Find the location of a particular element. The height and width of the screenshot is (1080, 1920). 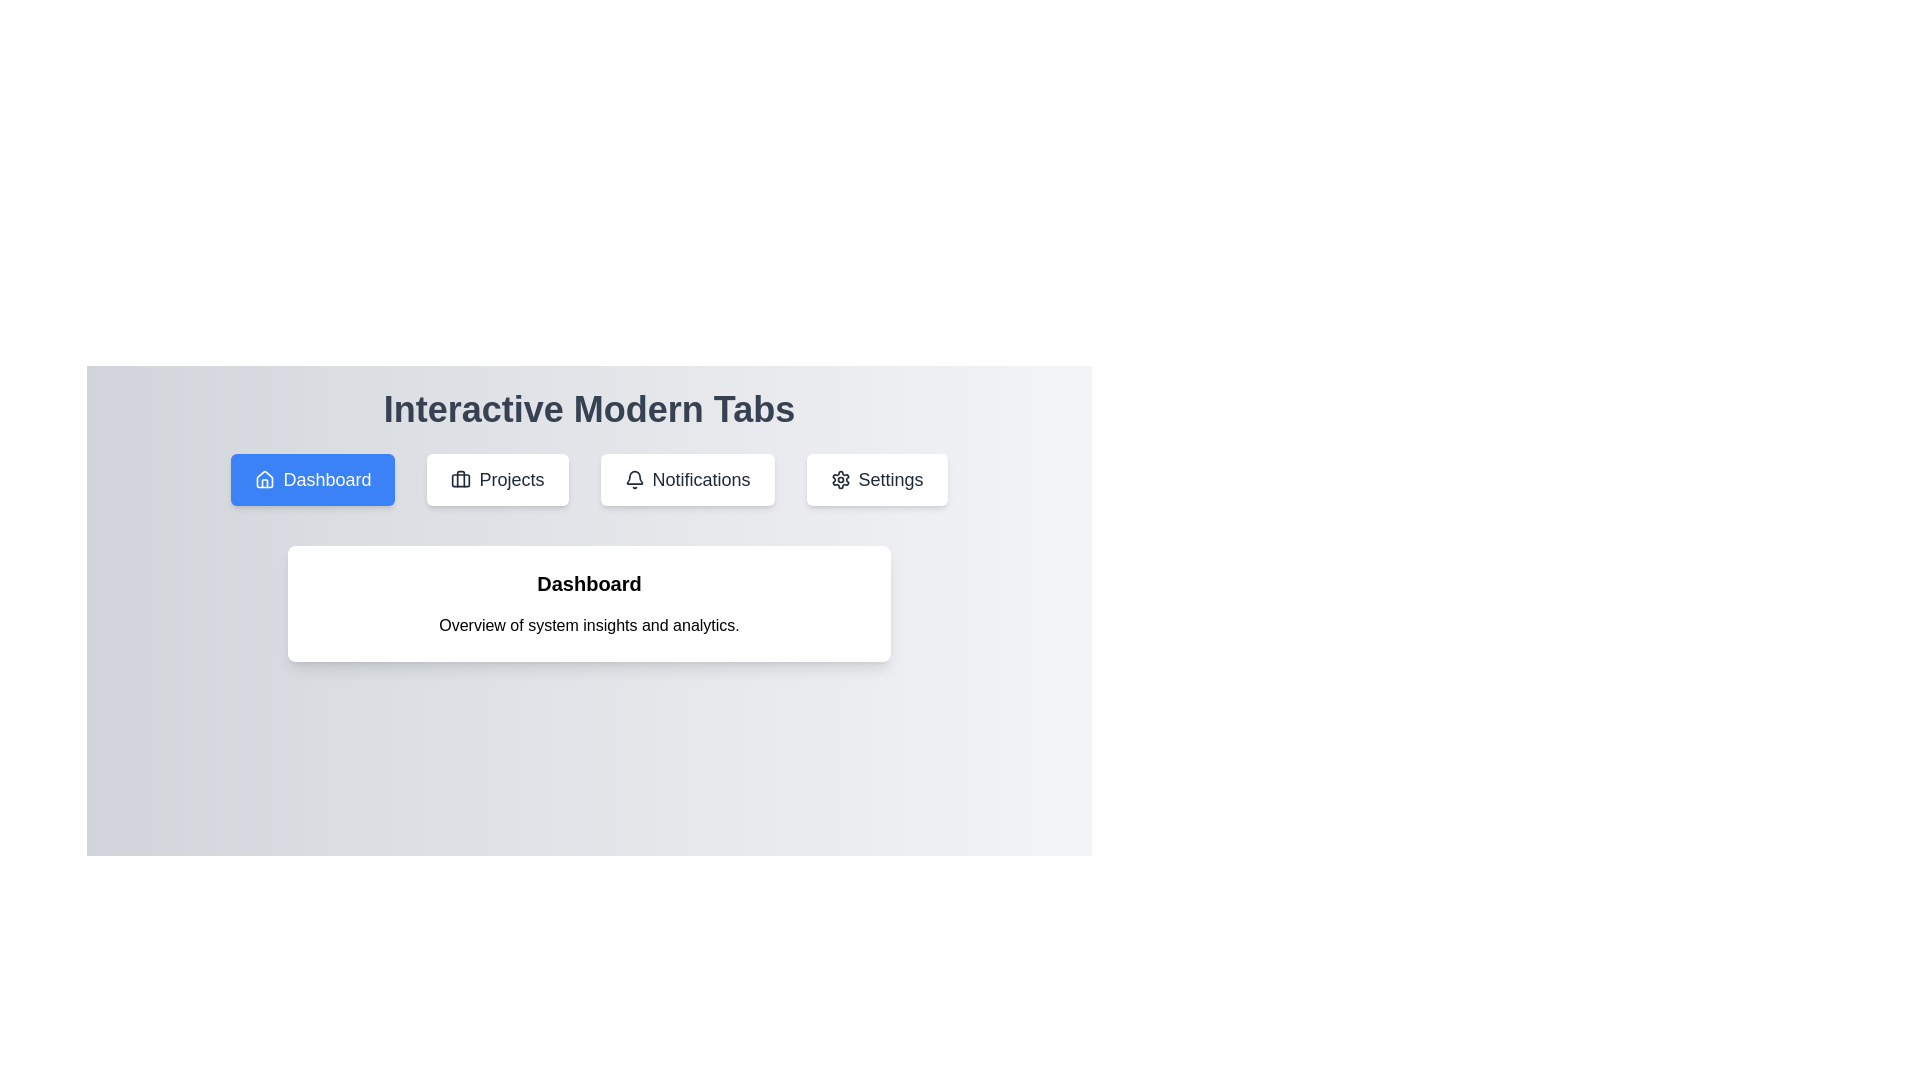

the 'Notifications' text label within the tabbed navigation interface is located at coordinates (701, 479).